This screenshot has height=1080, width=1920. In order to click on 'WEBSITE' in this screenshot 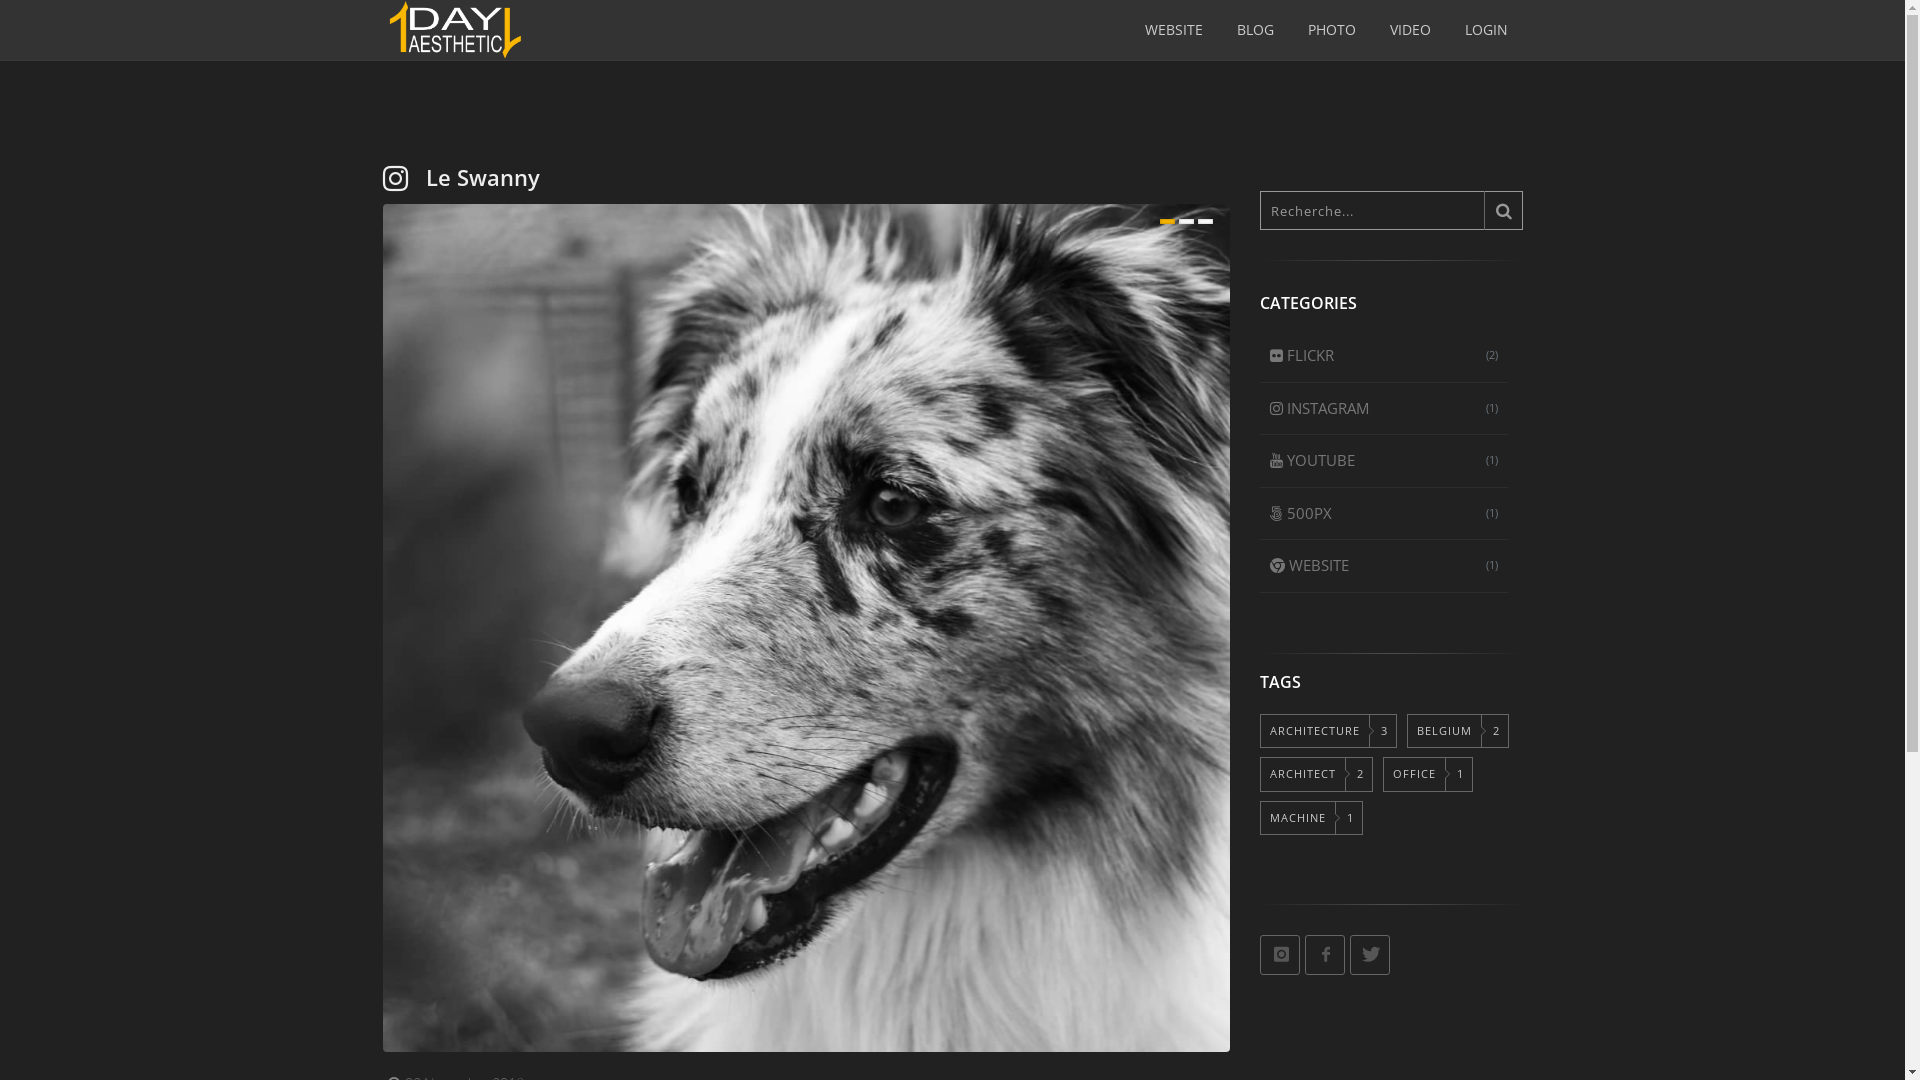, I will do `click(1174, 30)`.